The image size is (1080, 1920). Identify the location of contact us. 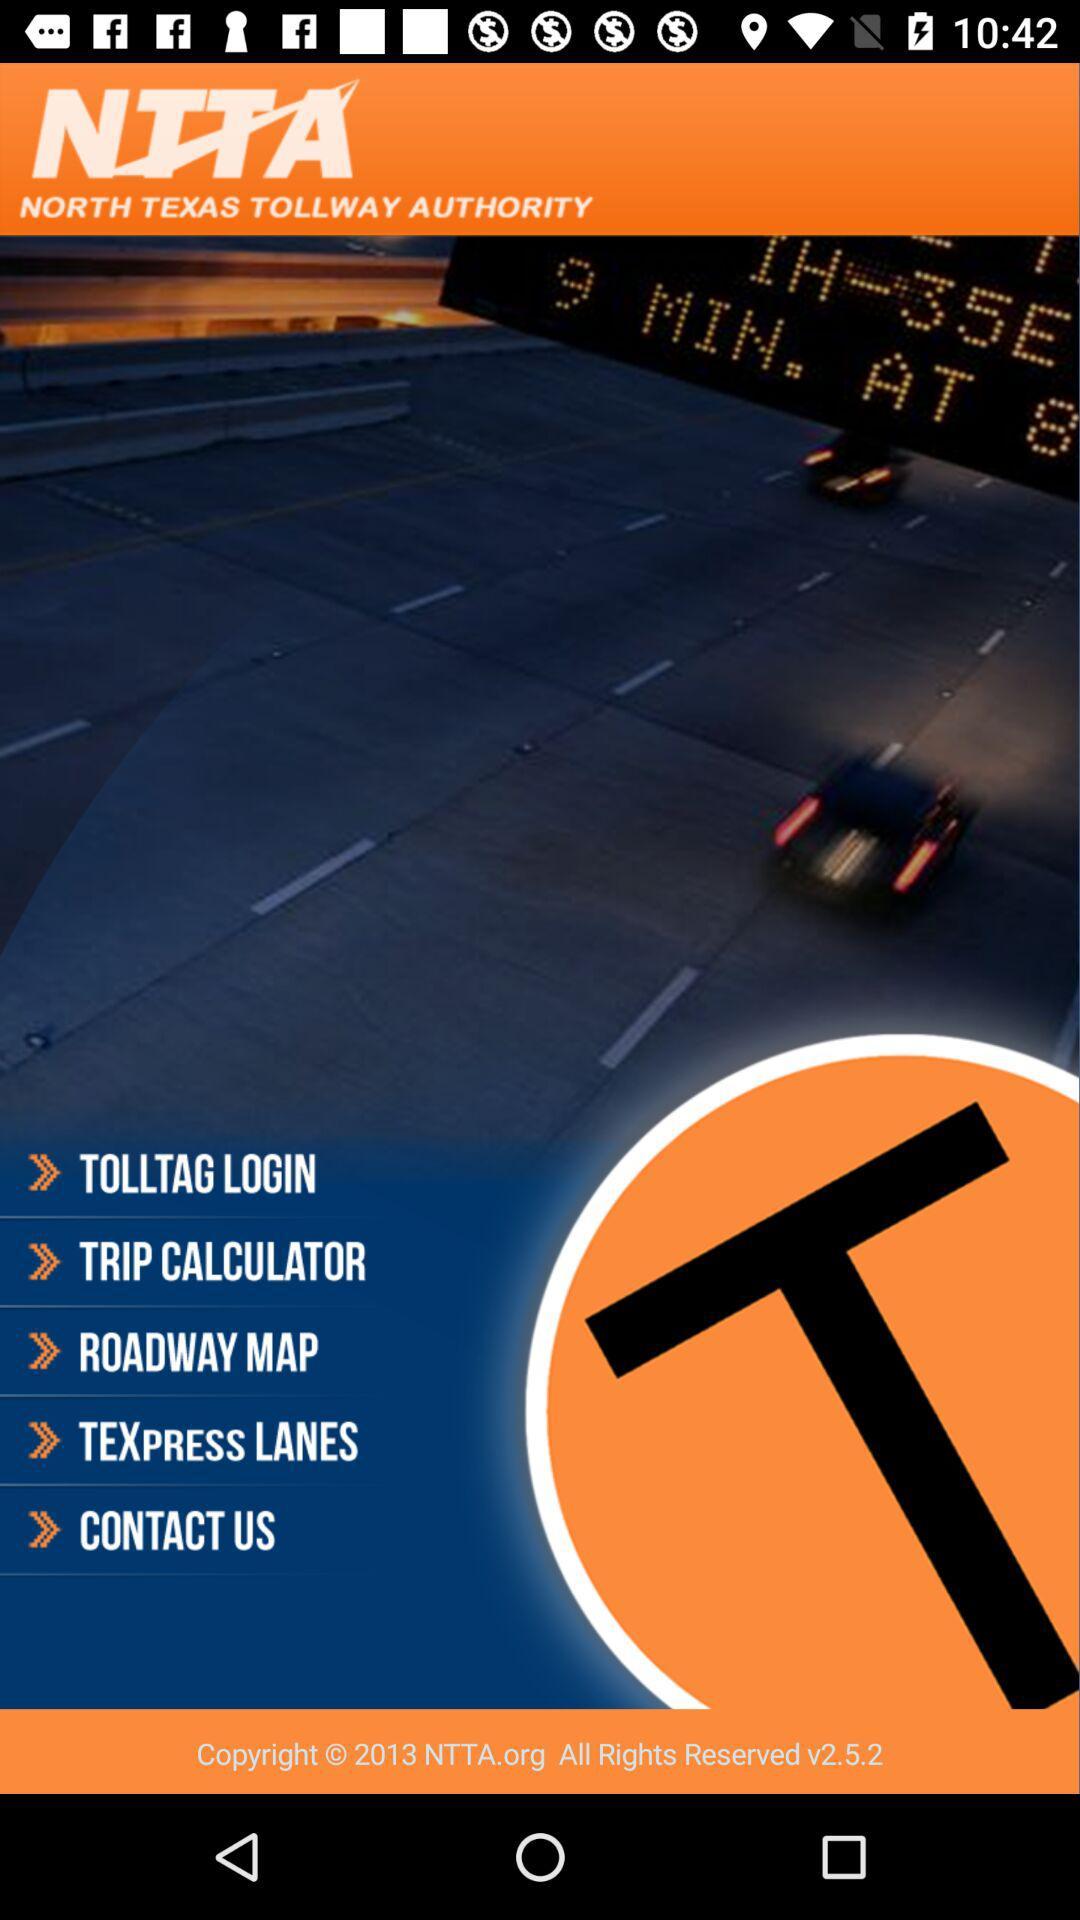
(194, 1529).